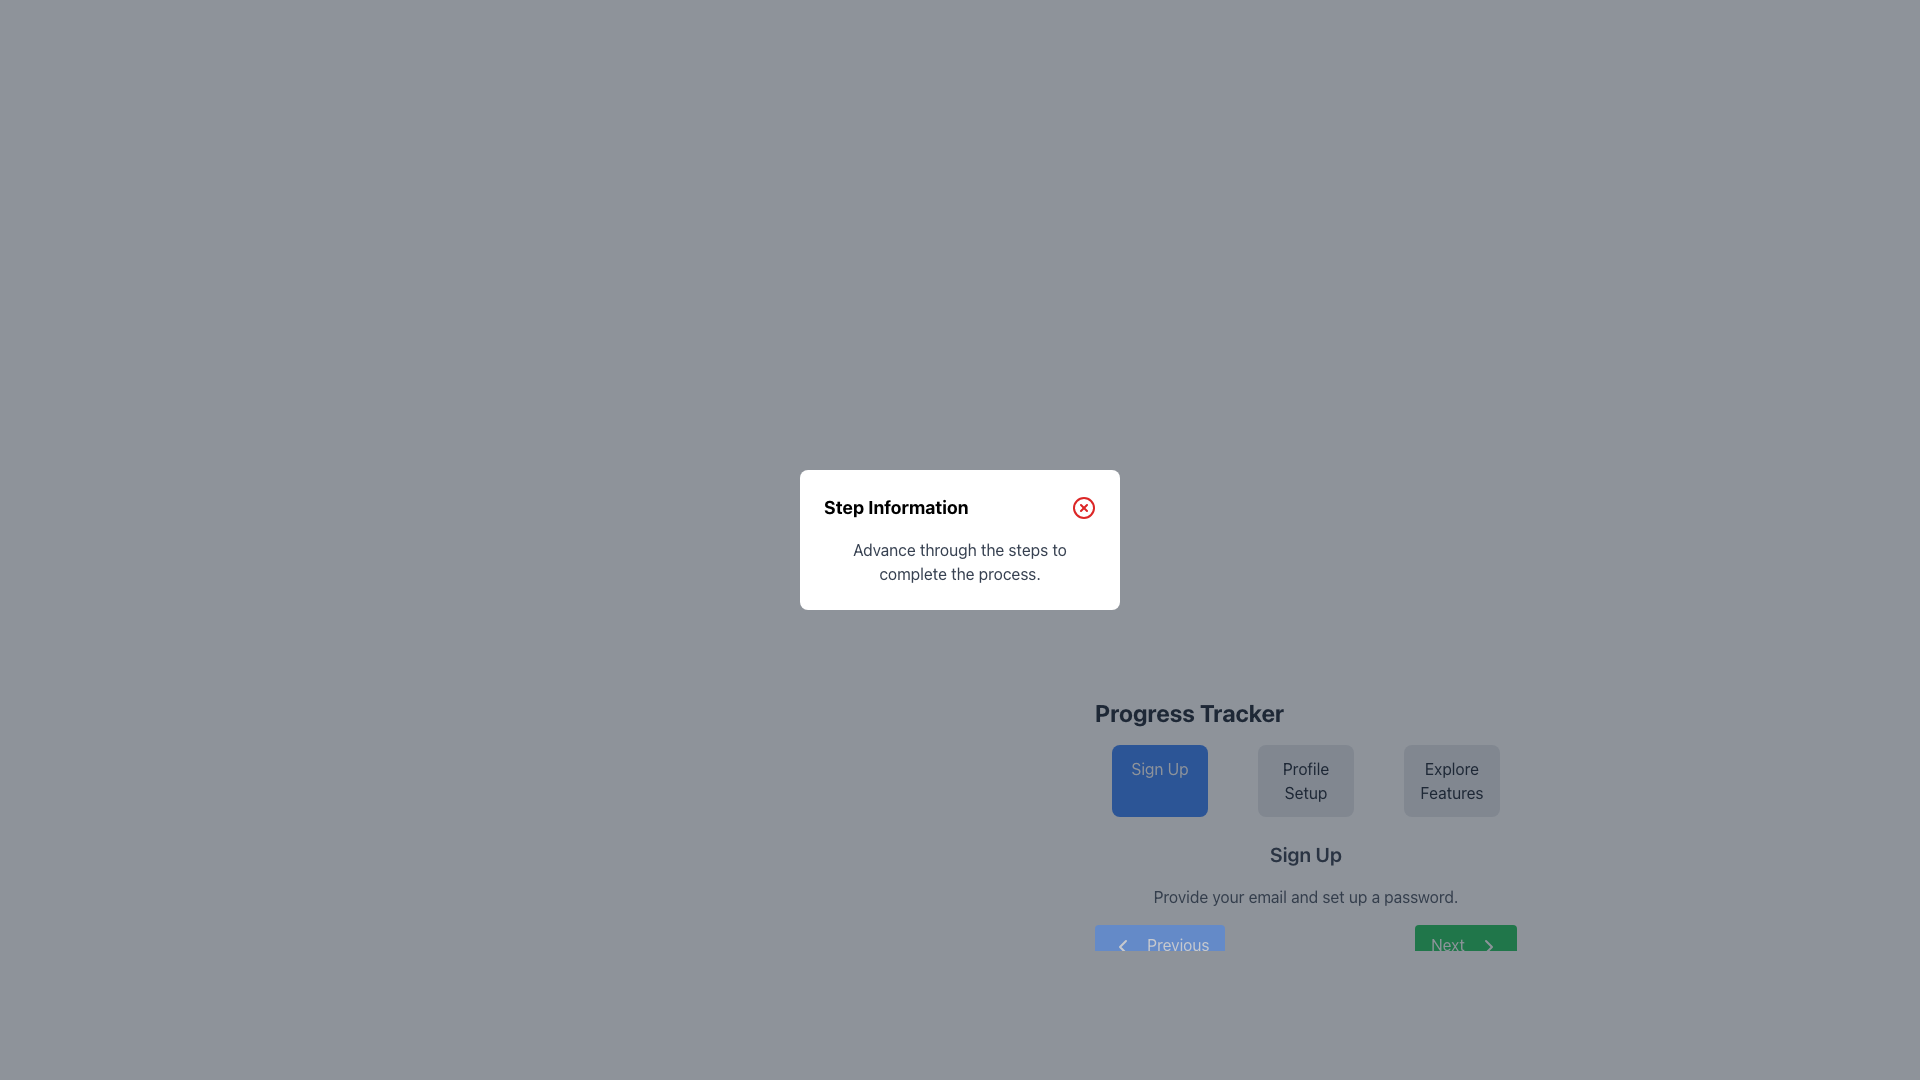 Image resolution: width=1920 pixels, height=1080 pixels. What do you see at coordinates (1189, 712) in the screenshot?
I see `heading labeled 'Progress Tracker', which is a bold, larger text in dark gray color located in the top-right quadrant of the interface` at bounding box center [1189, 712].